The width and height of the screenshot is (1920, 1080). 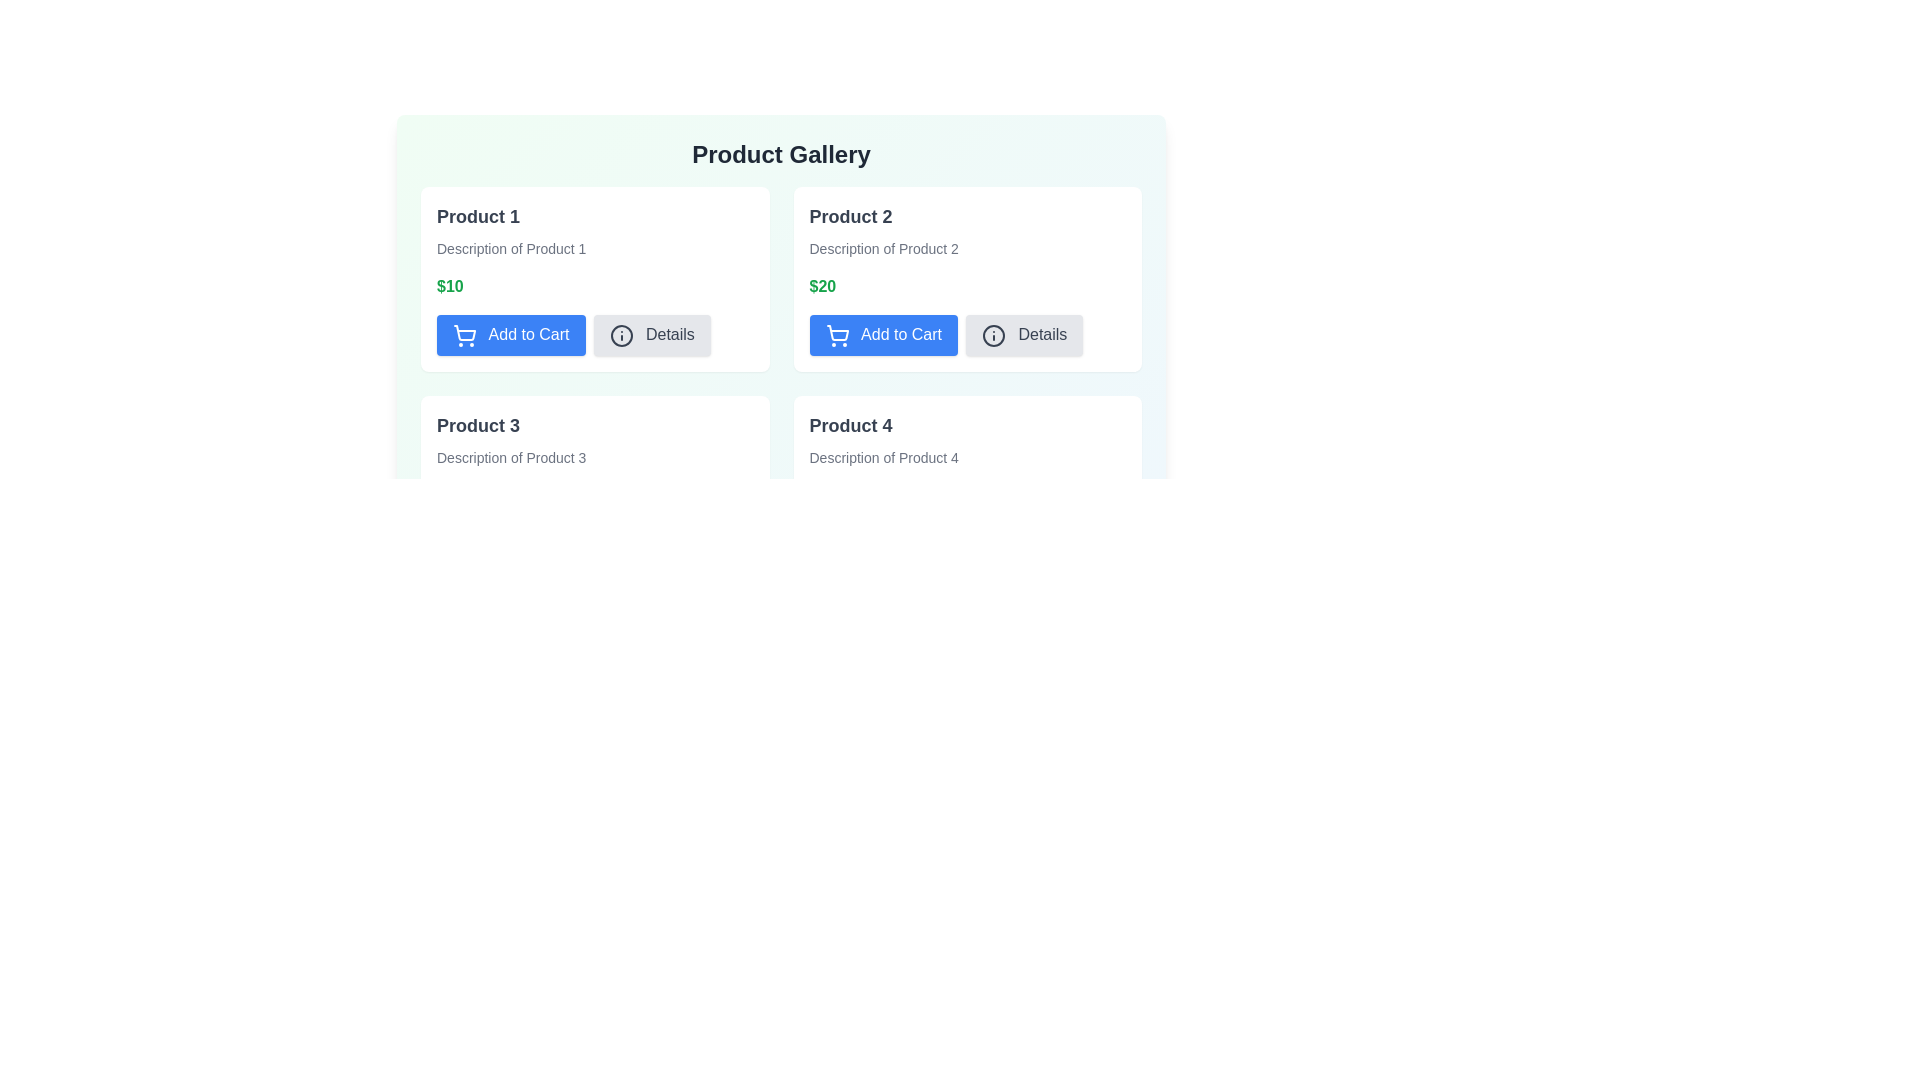 What do you see at coordinates (511, 248) in the screenshot?
I see `the text label displaying 'Description of Product 1', which is styled with a smaller font size and light gray color, located below the 'Product 1' title and above the price '$10'` at bounding box center [511, 248].